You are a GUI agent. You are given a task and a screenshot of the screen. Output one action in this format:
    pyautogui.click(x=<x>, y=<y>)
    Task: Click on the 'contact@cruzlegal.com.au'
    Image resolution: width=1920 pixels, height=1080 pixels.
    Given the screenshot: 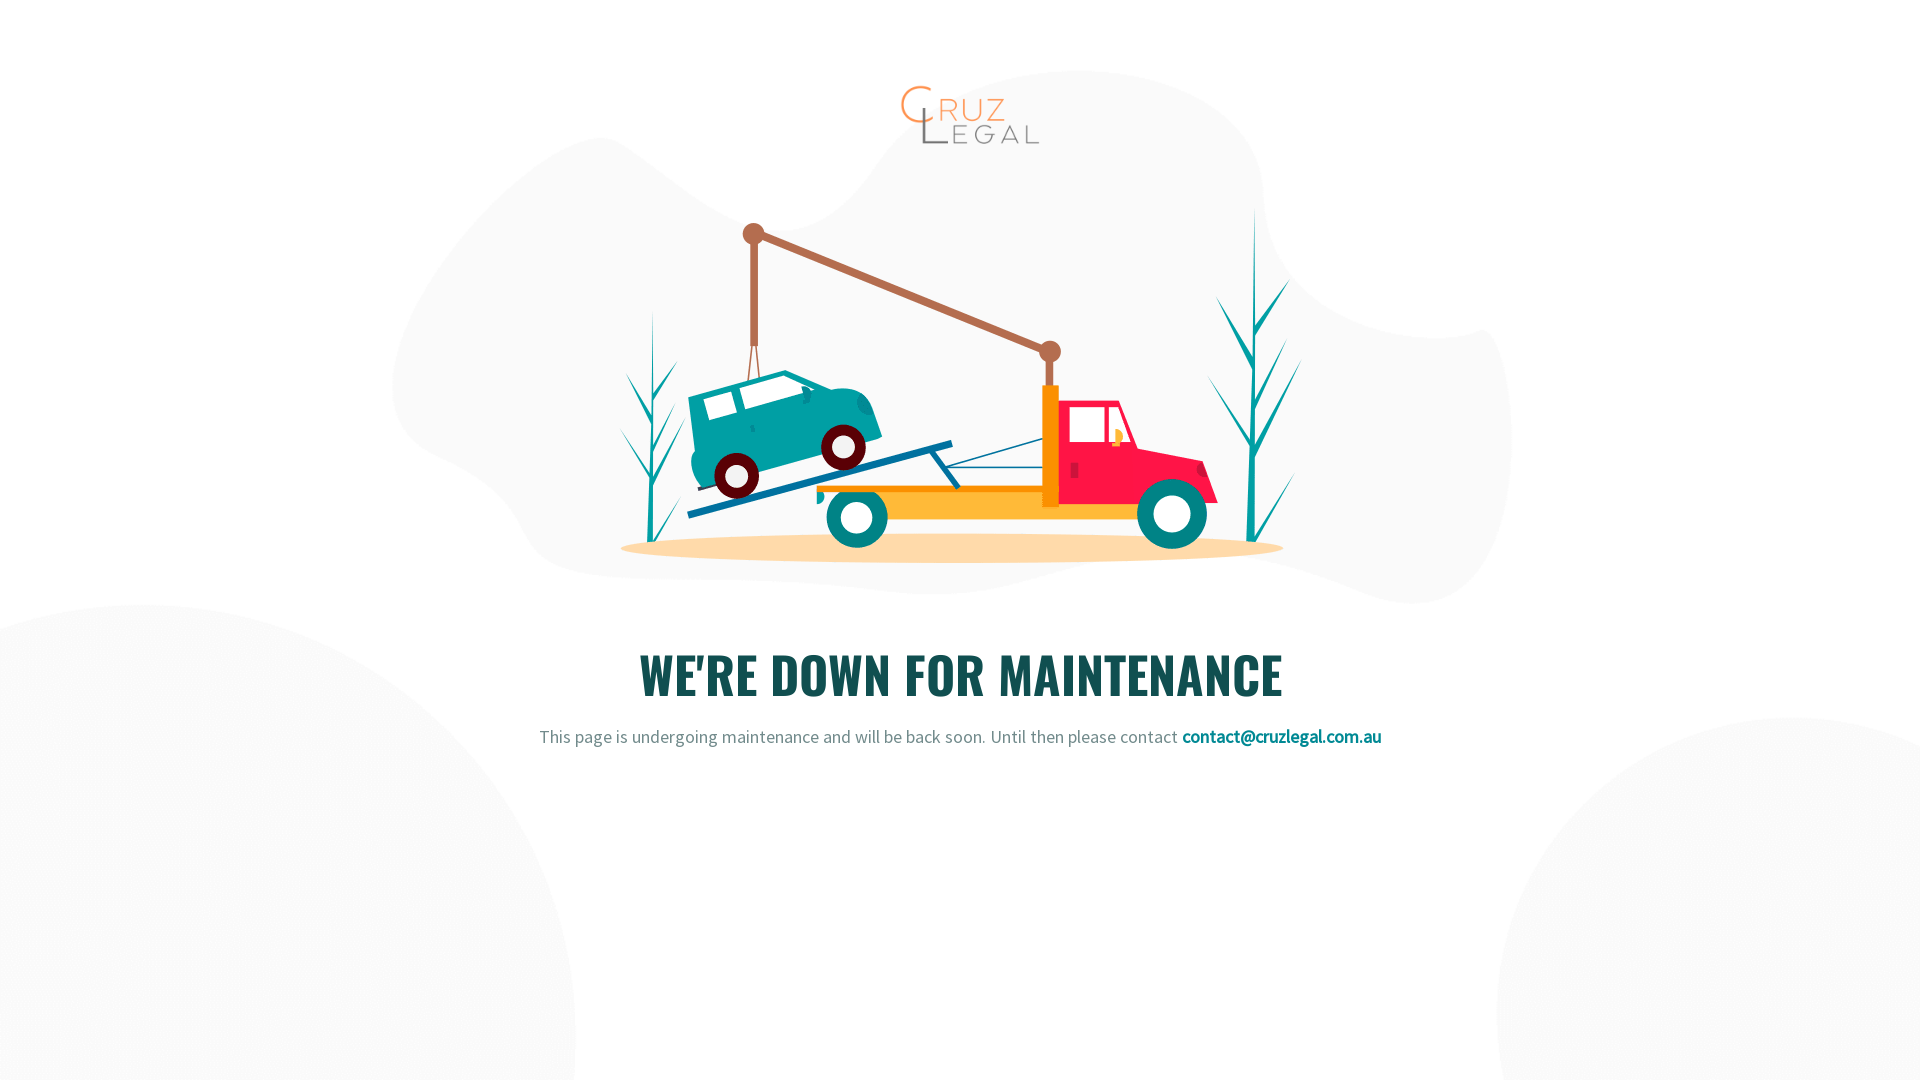 What is the action you would take?
    pyautogui.click(x=1281, y=736)
    